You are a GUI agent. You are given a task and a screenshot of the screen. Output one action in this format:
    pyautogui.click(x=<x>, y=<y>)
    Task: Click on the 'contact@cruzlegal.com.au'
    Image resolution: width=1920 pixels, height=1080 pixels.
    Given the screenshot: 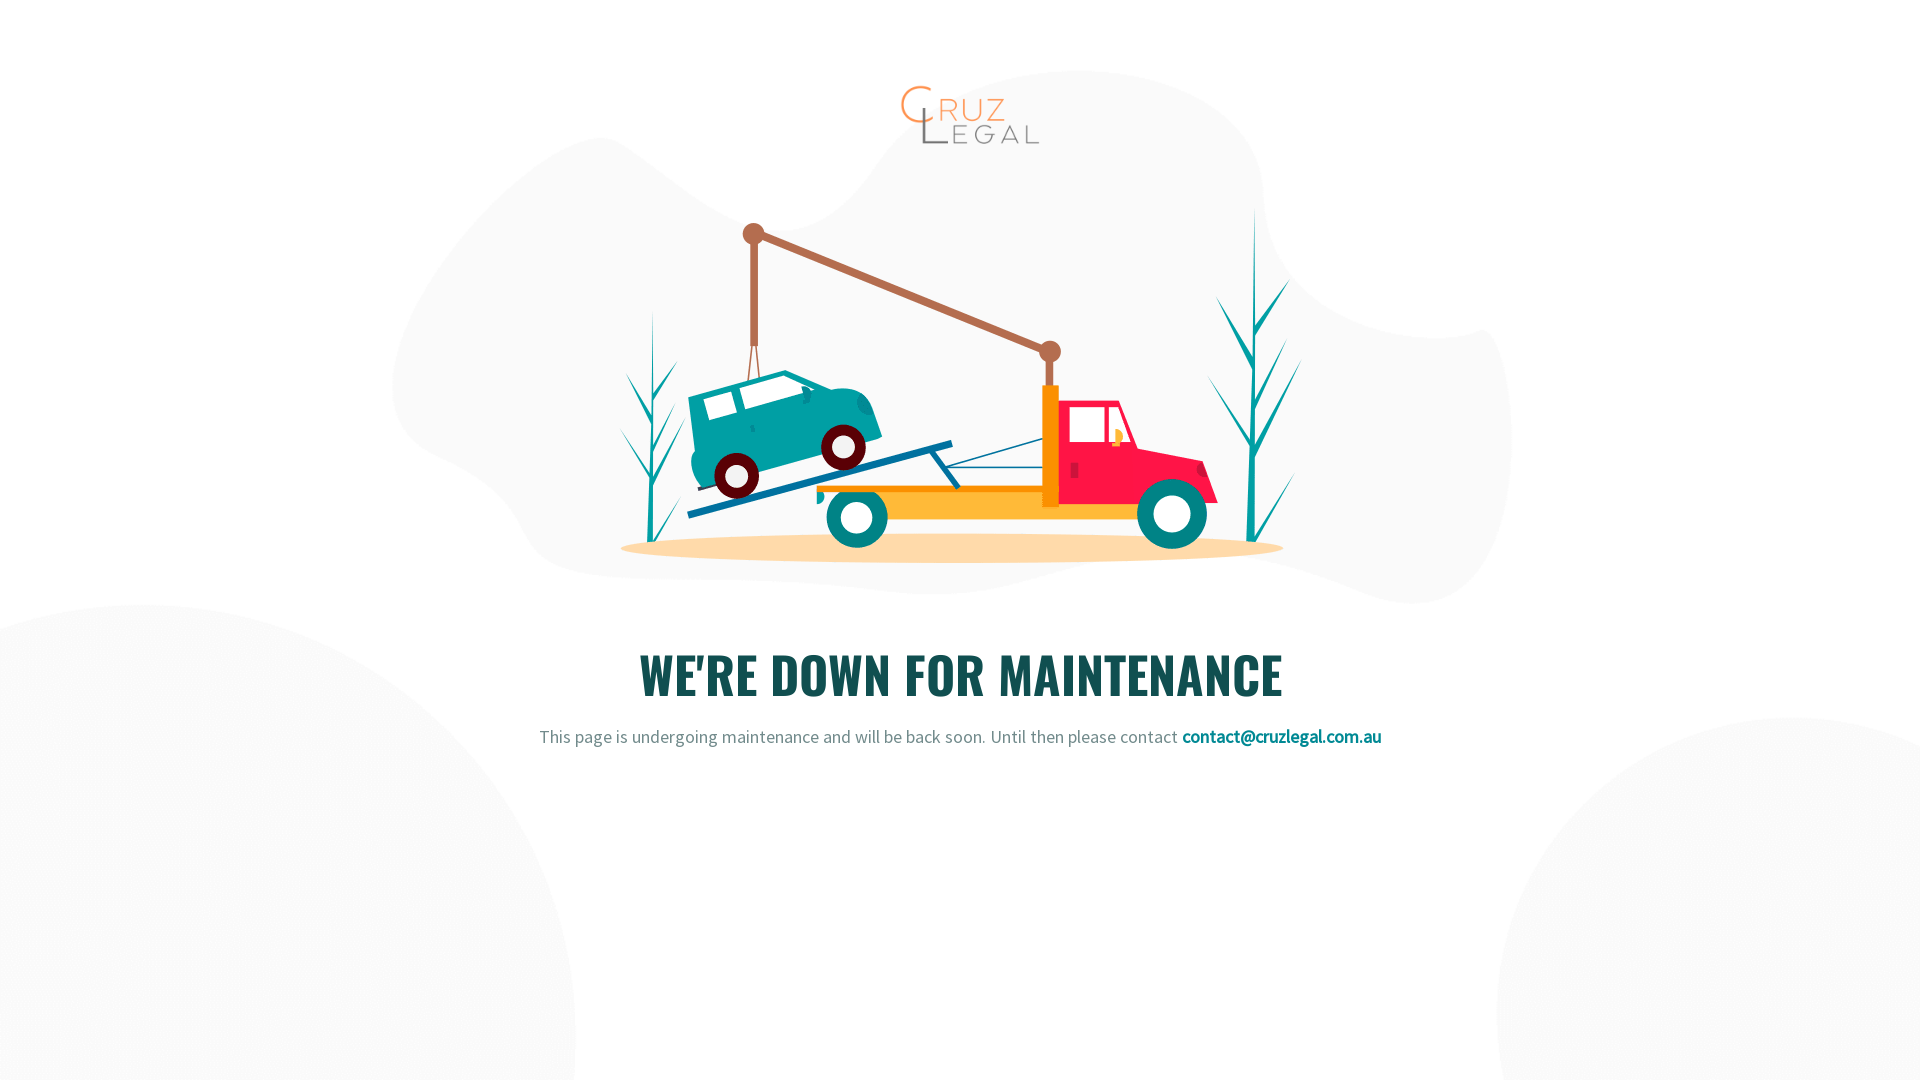 What is the action you would take?
    pyautogui.click(x=1281, y=736)
    